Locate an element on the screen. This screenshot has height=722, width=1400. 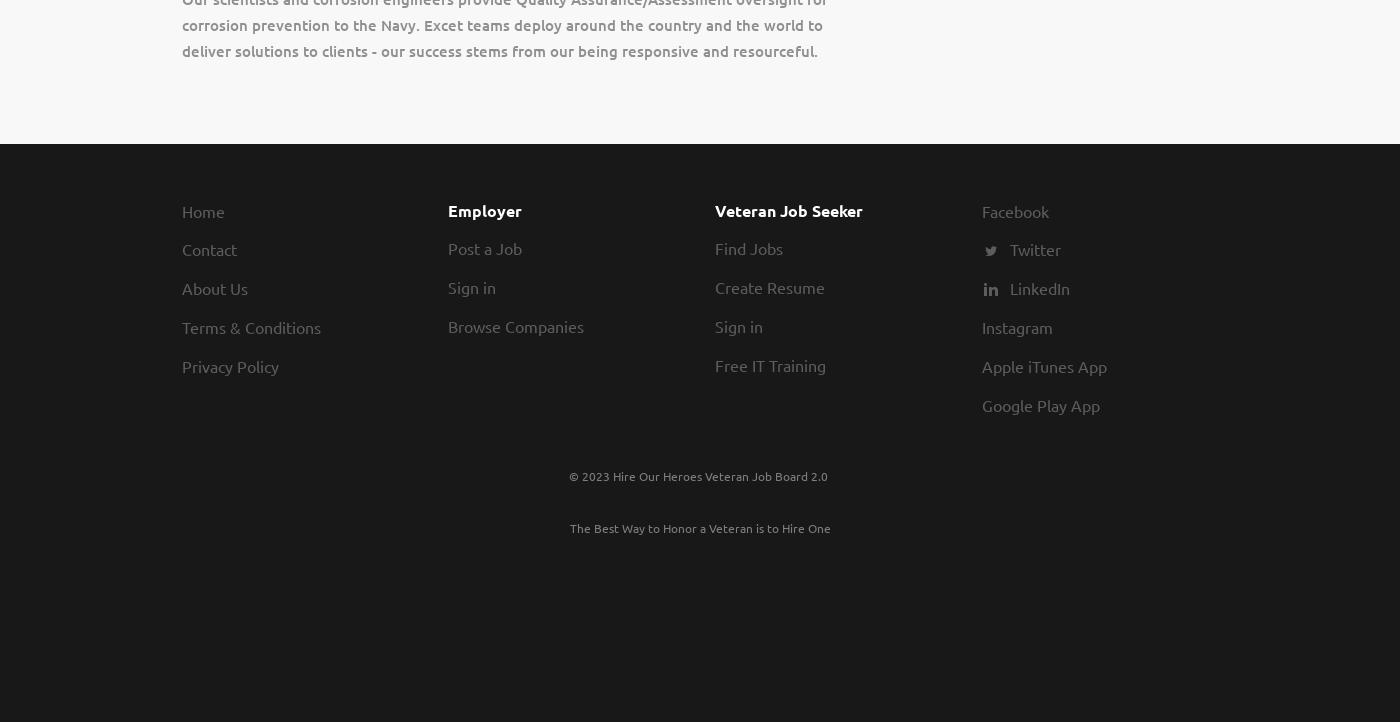
'Apple iTunes App' is located at coordinates (979, 364).